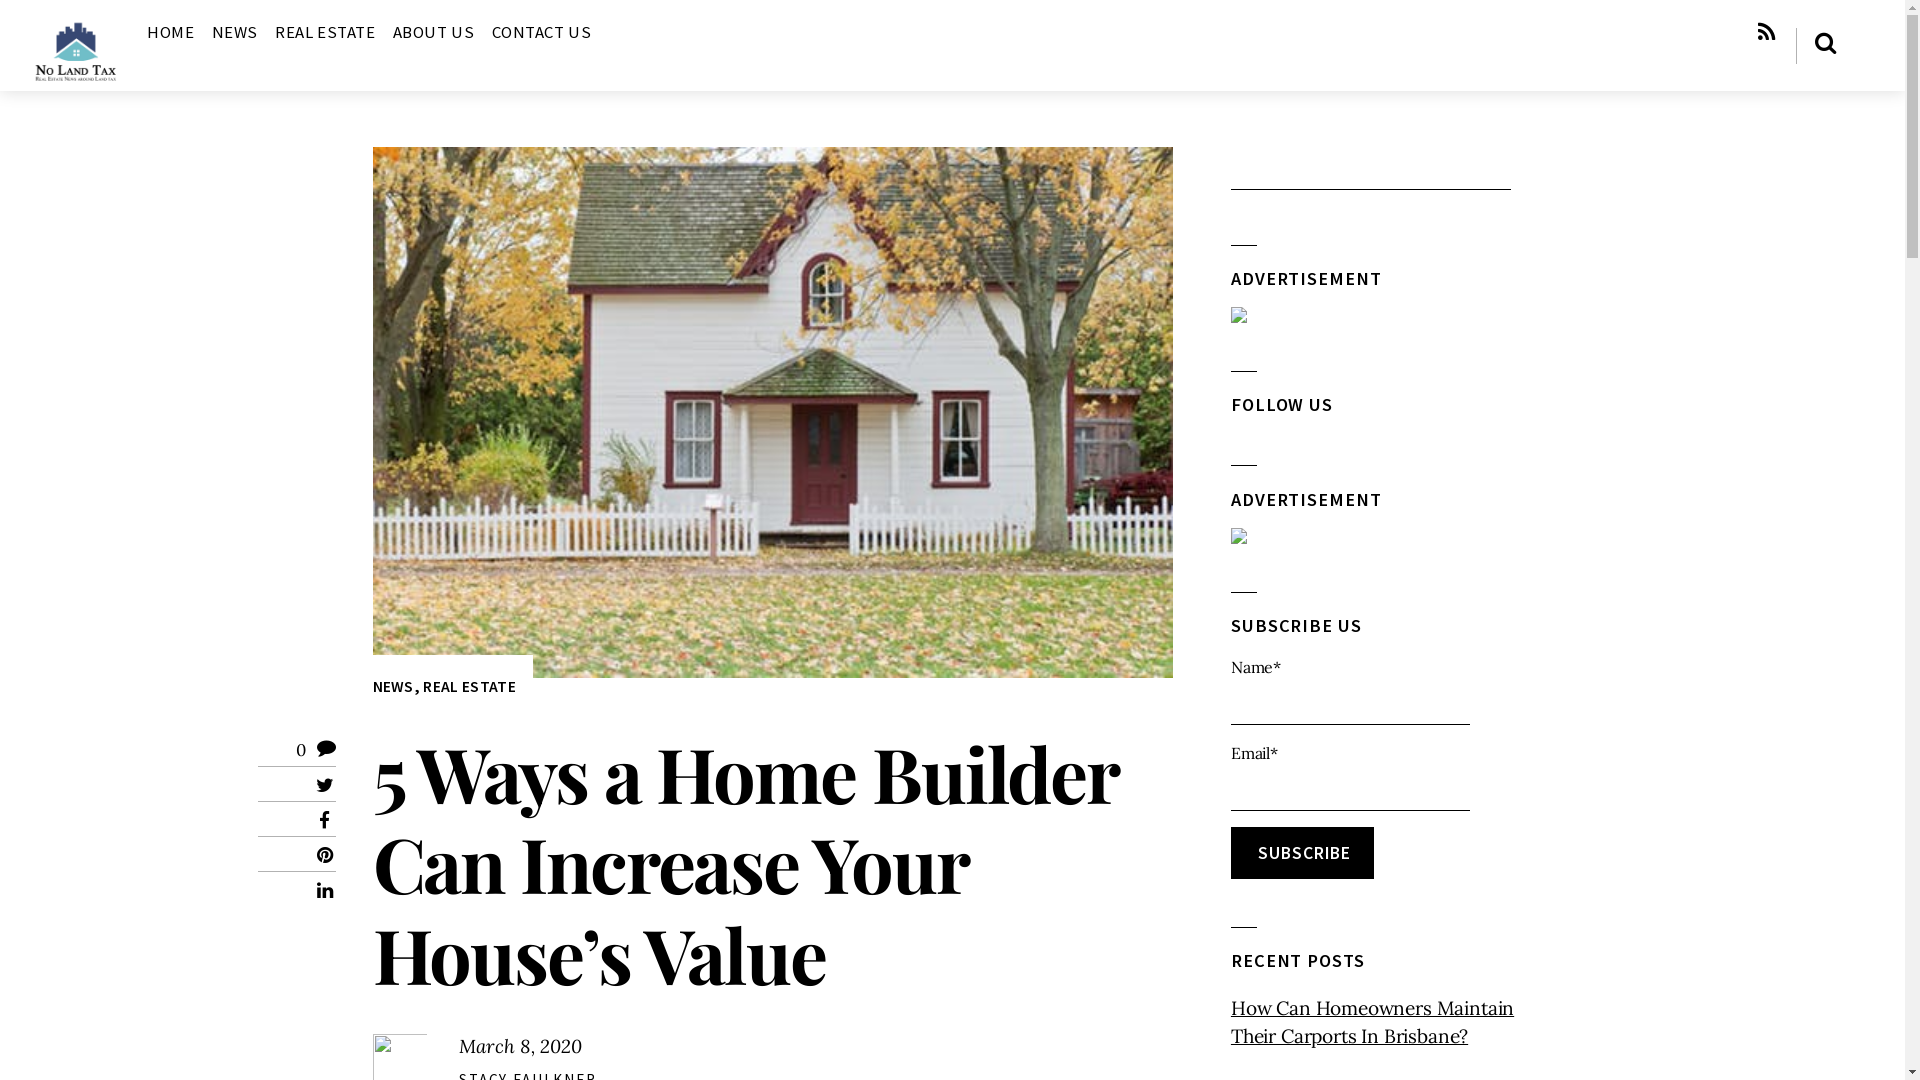  Describe the element at coordinates (324, 855) in the screenshot. I see `'Pinterest'` at that location.